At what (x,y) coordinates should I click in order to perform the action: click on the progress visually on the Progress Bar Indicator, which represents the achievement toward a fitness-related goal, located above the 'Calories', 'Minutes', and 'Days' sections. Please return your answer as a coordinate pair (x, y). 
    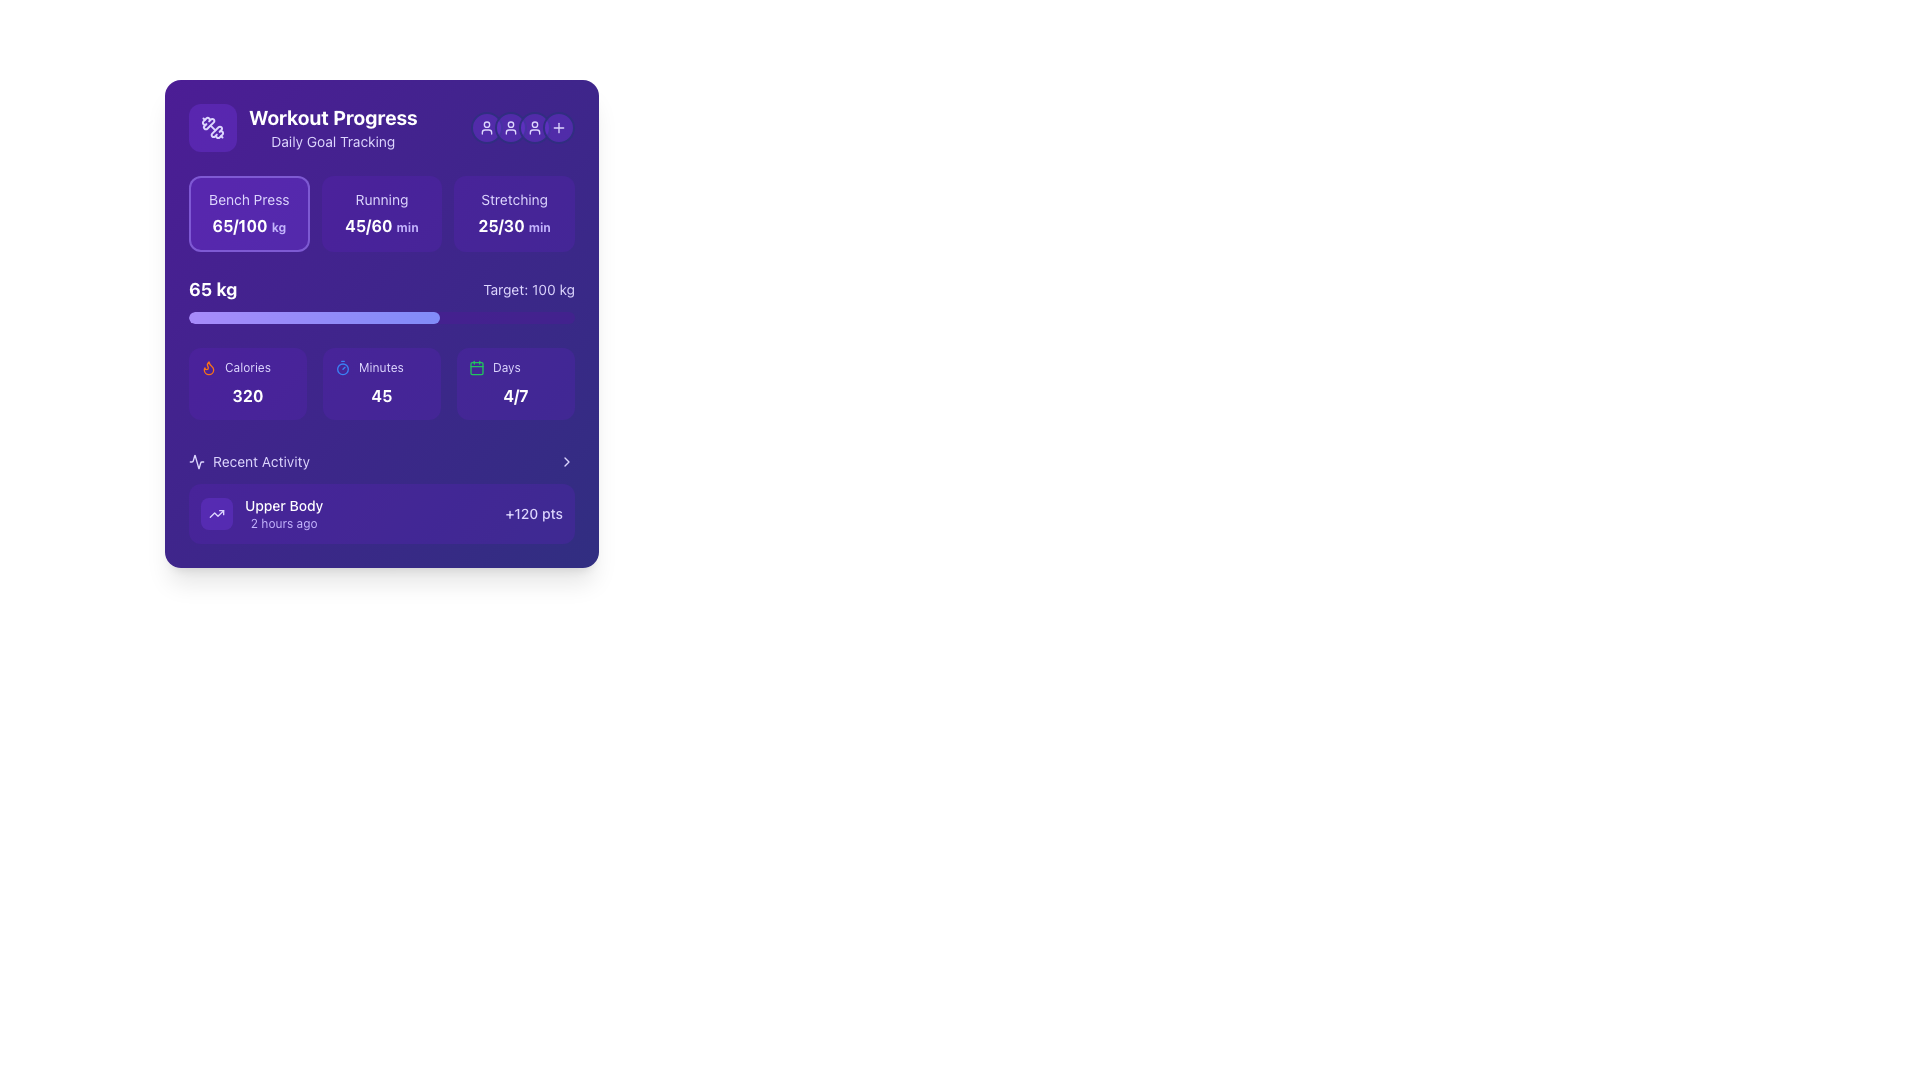
    Looking at the image, I should click on (313, 316).